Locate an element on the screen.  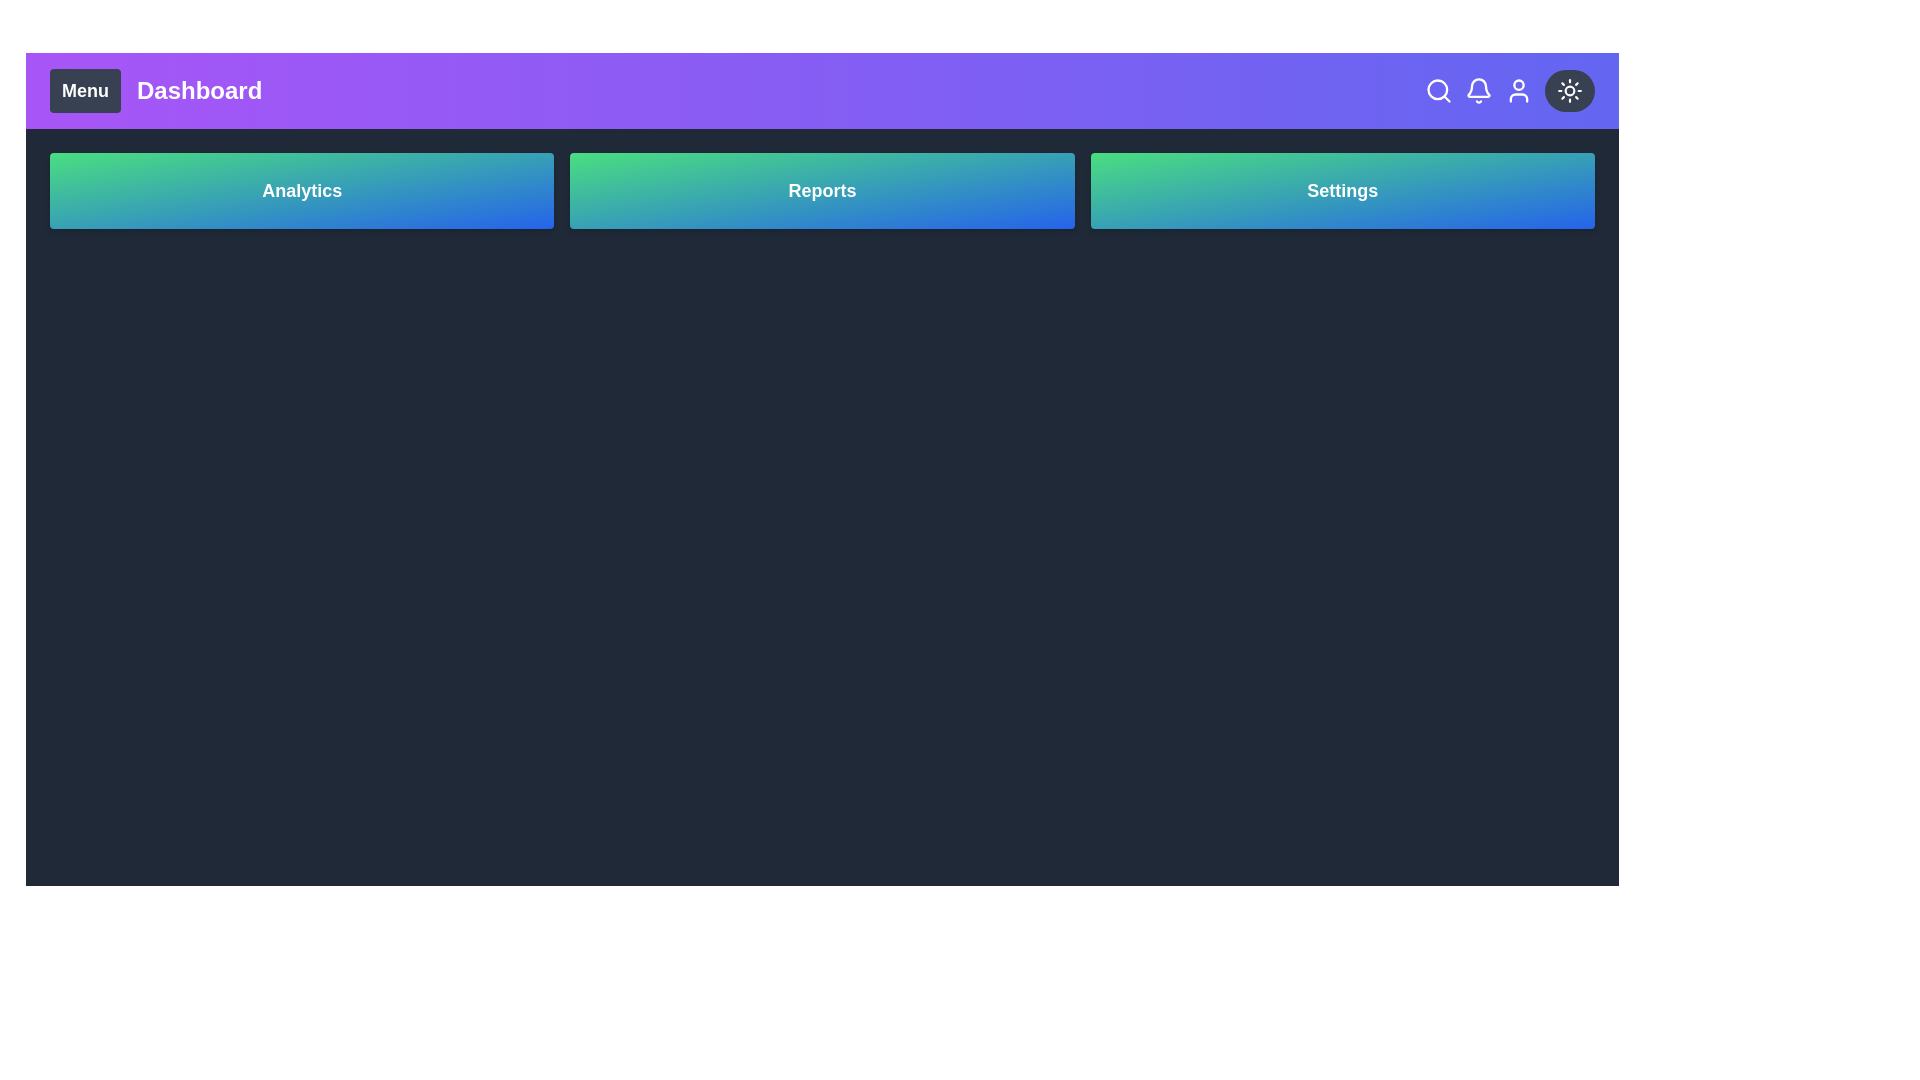
user icon in the top-right corner of the app bar to access user profile options is located at coordinates (1518, 91).